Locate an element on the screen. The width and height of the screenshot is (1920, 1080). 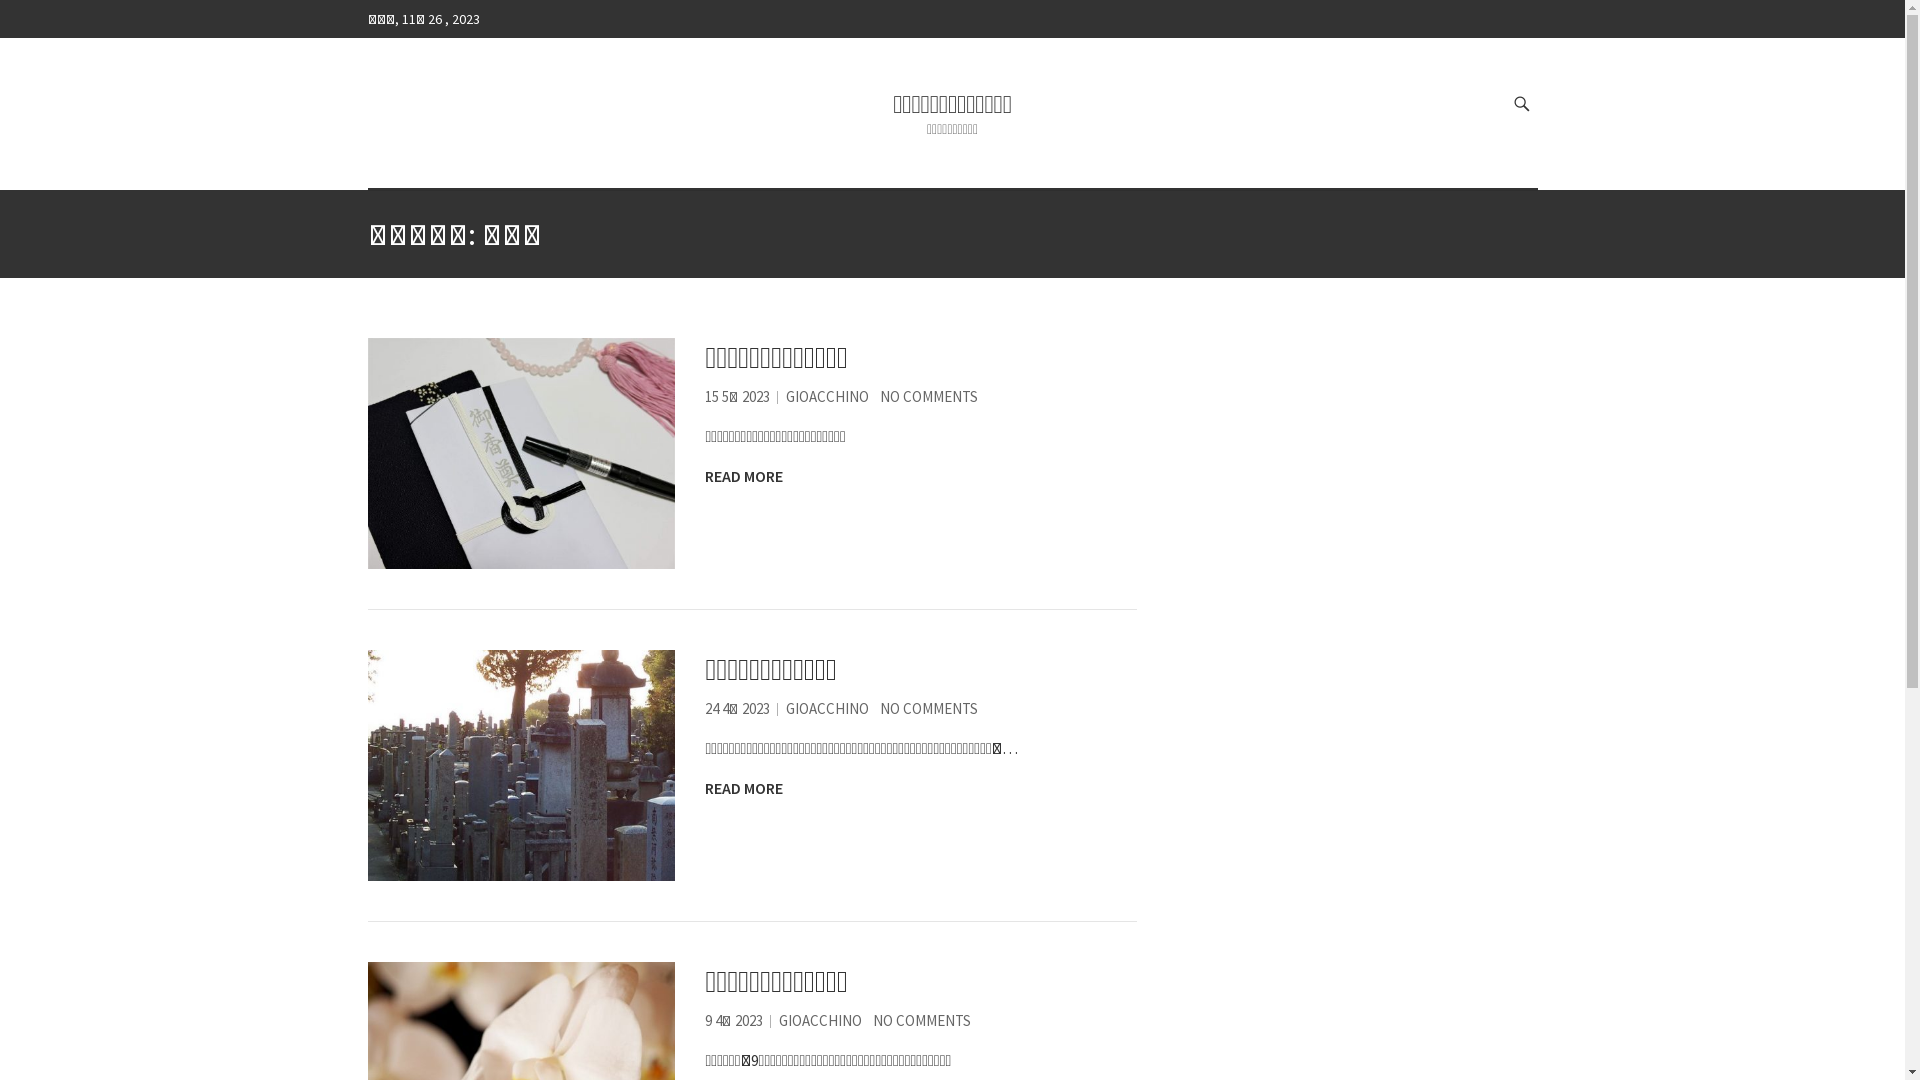
'NO COMMENTS' is located at coordinates (879, 396).